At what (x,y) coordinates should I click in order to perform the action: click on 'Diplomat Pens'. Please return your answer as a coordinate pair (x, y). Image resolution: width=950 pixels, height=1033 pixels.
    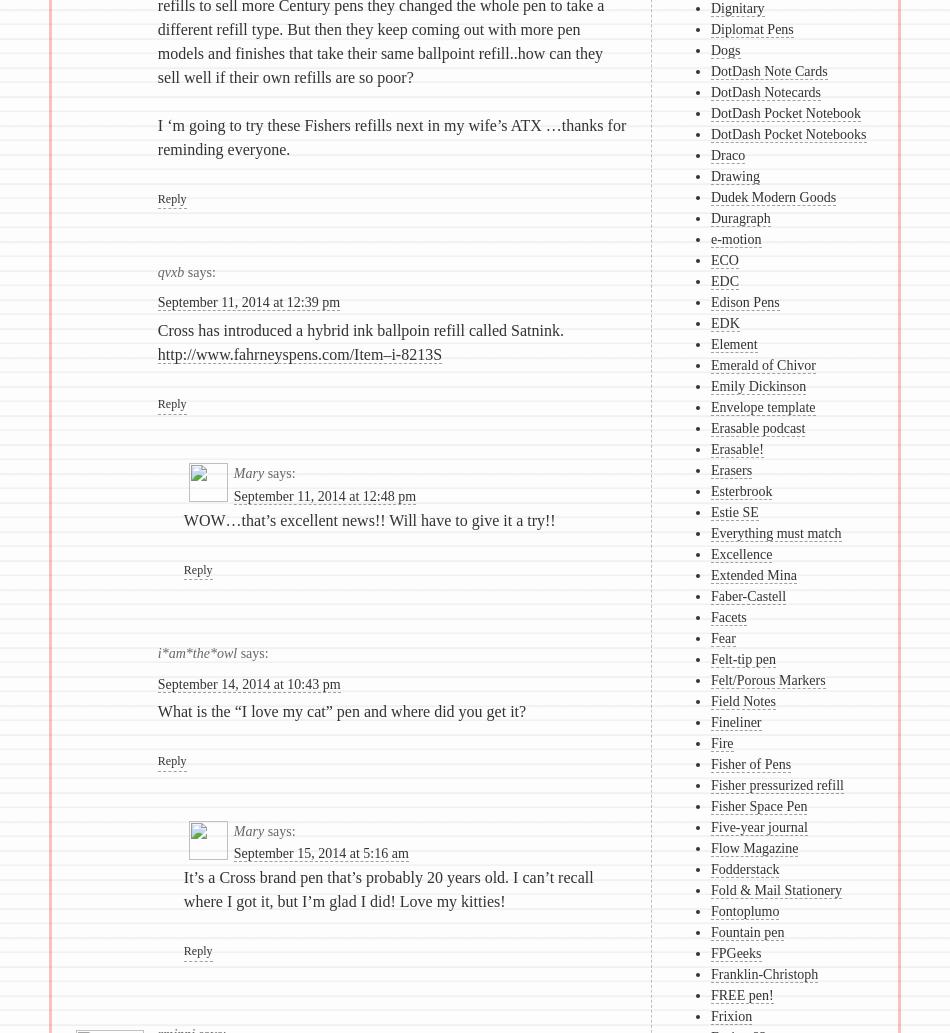
    Looking at the image, I should click on (750, 29).